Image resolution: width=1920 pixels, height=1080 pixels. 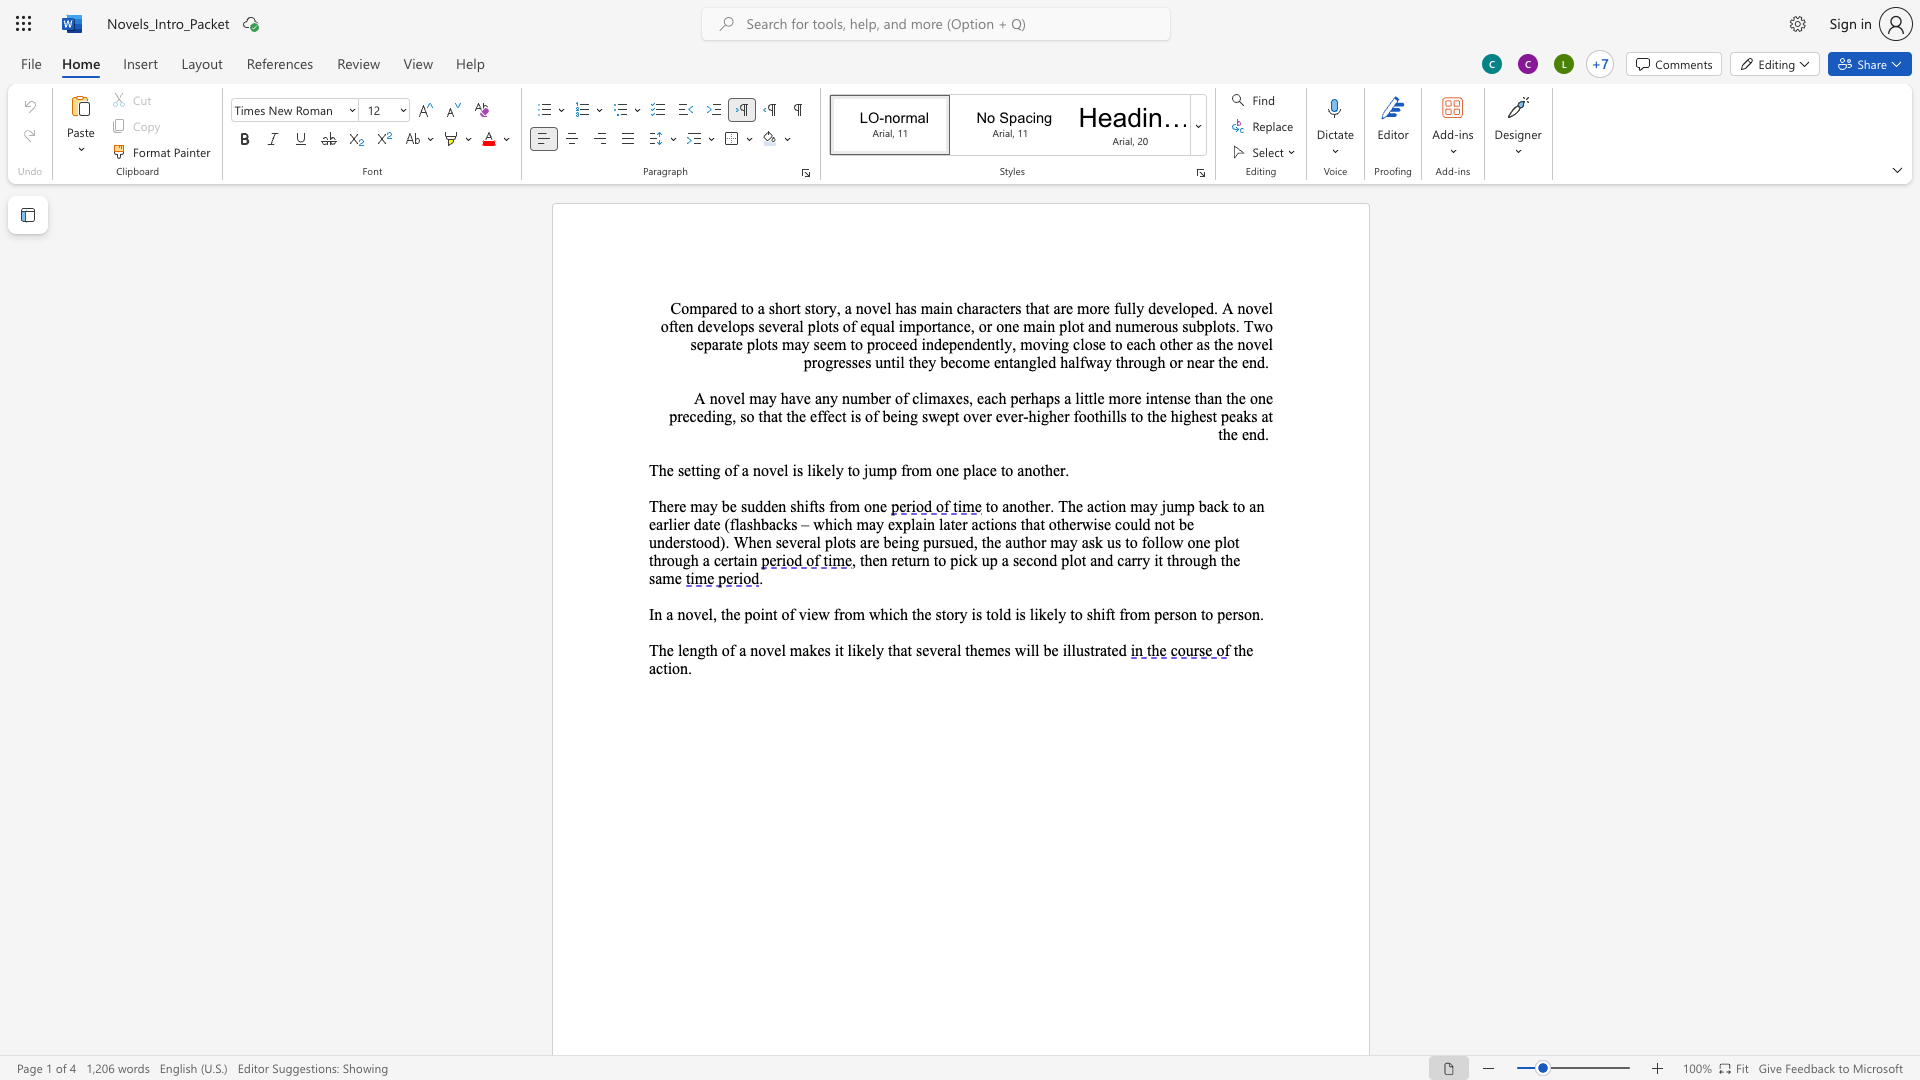 I want to click on the space between the continuous character "n" and "g" in the text, so click(x=697, y=650).